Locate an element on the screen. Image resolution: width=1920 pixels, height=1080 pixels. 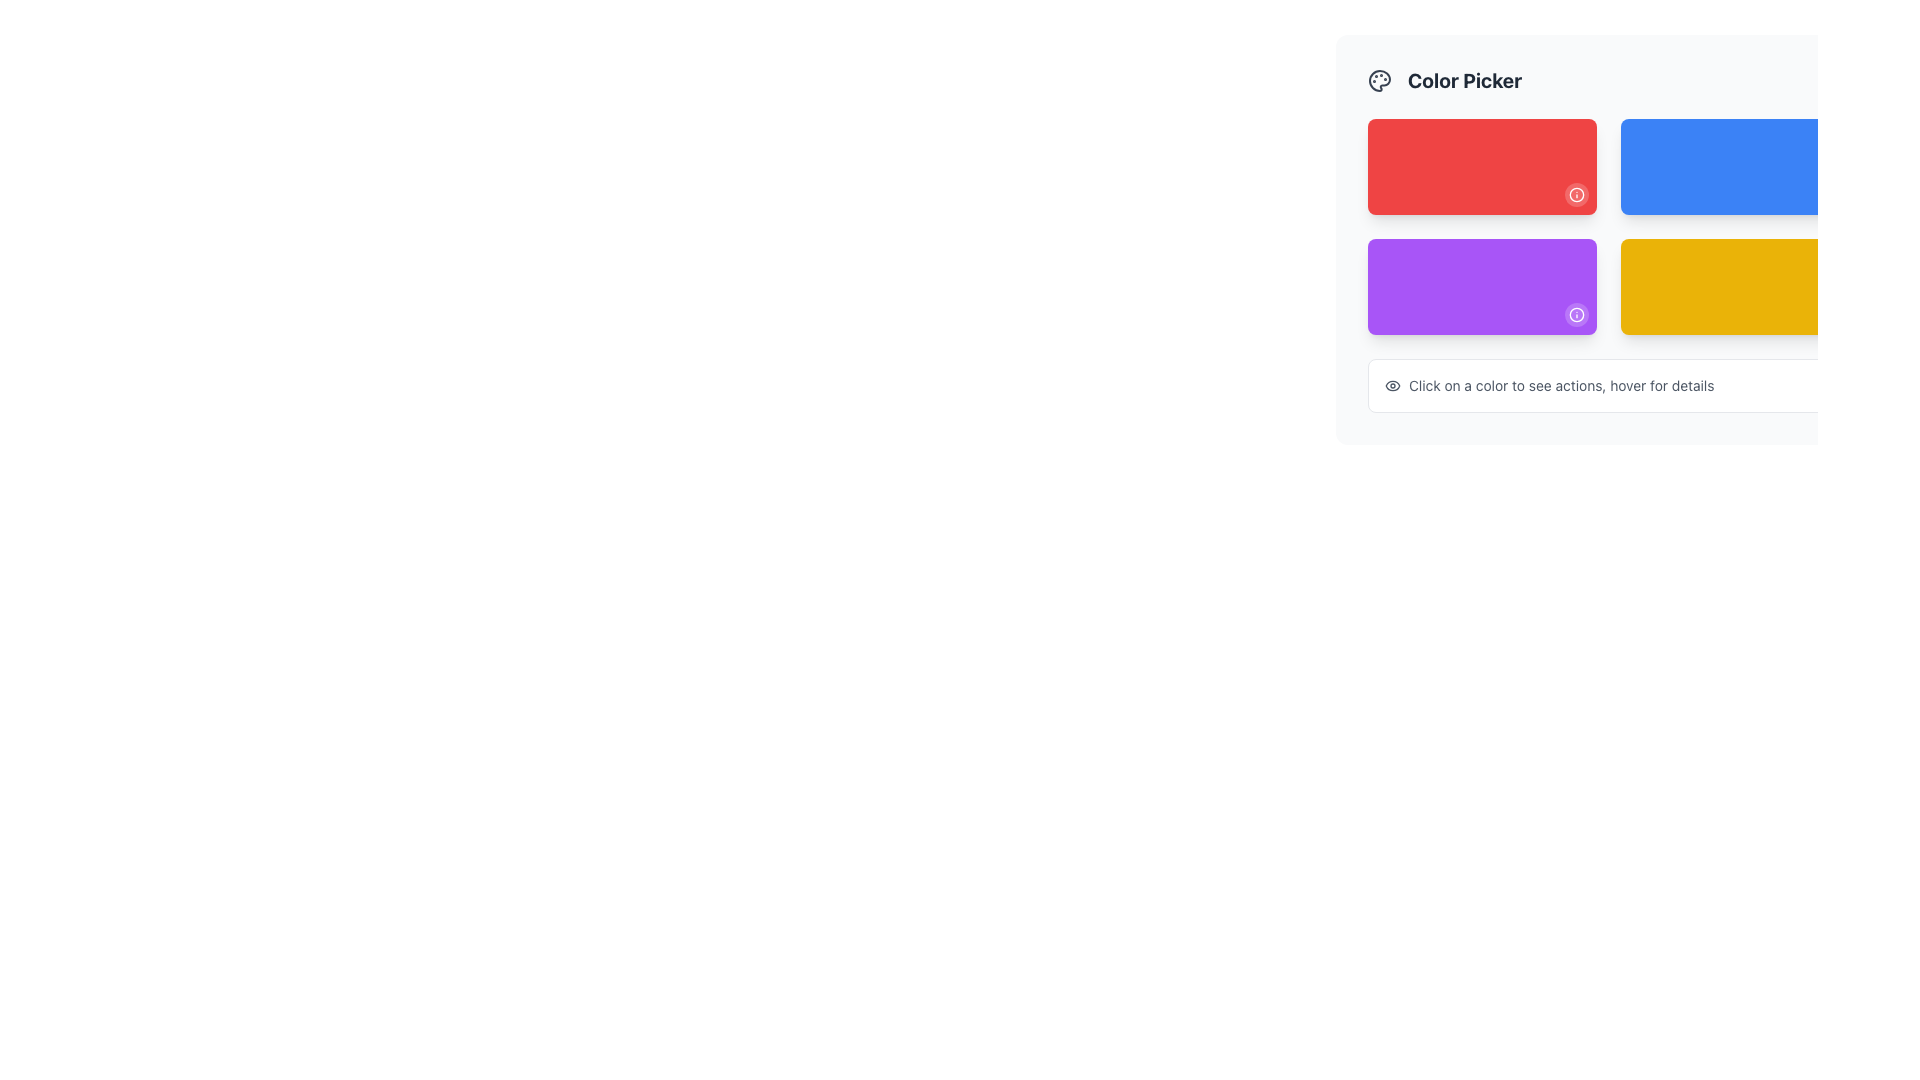
the selectable grid item with a red background and an embedded information icon in the bottom-right corner is located at coordinates (1482, 165).